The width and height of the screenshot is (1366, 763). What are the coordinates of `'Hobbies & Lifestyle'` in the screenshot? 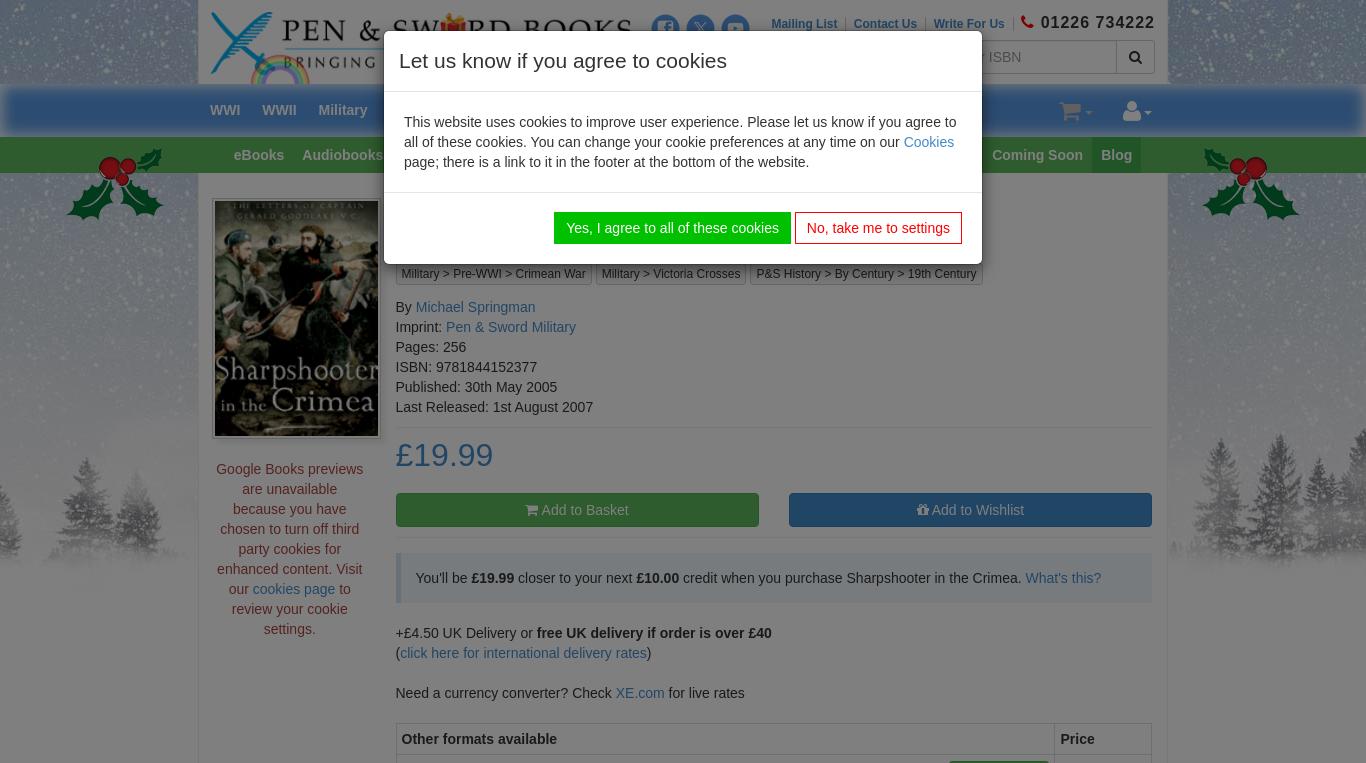 It's located at (545, 152).